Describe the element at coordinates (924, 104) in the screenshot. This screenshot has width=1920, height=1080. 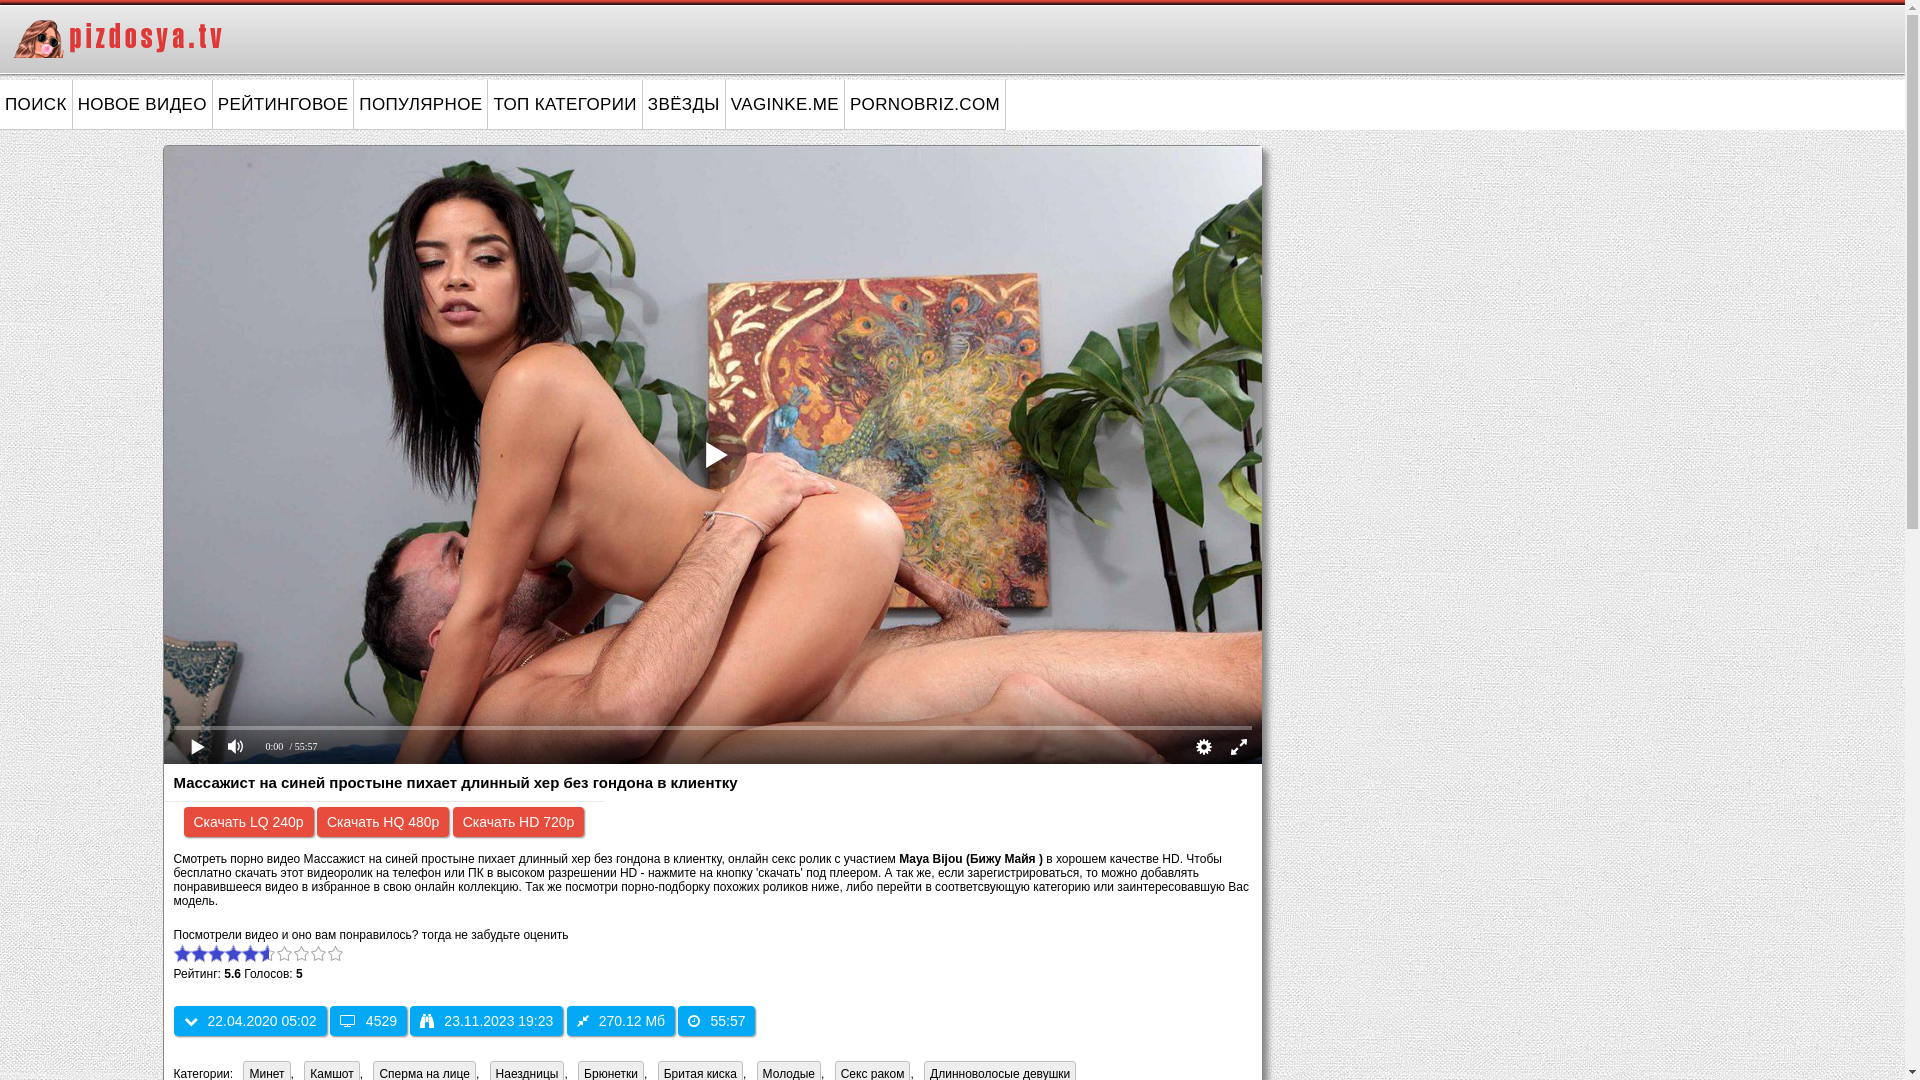
I see `'PORNOBRIZ.COM'` at that location.